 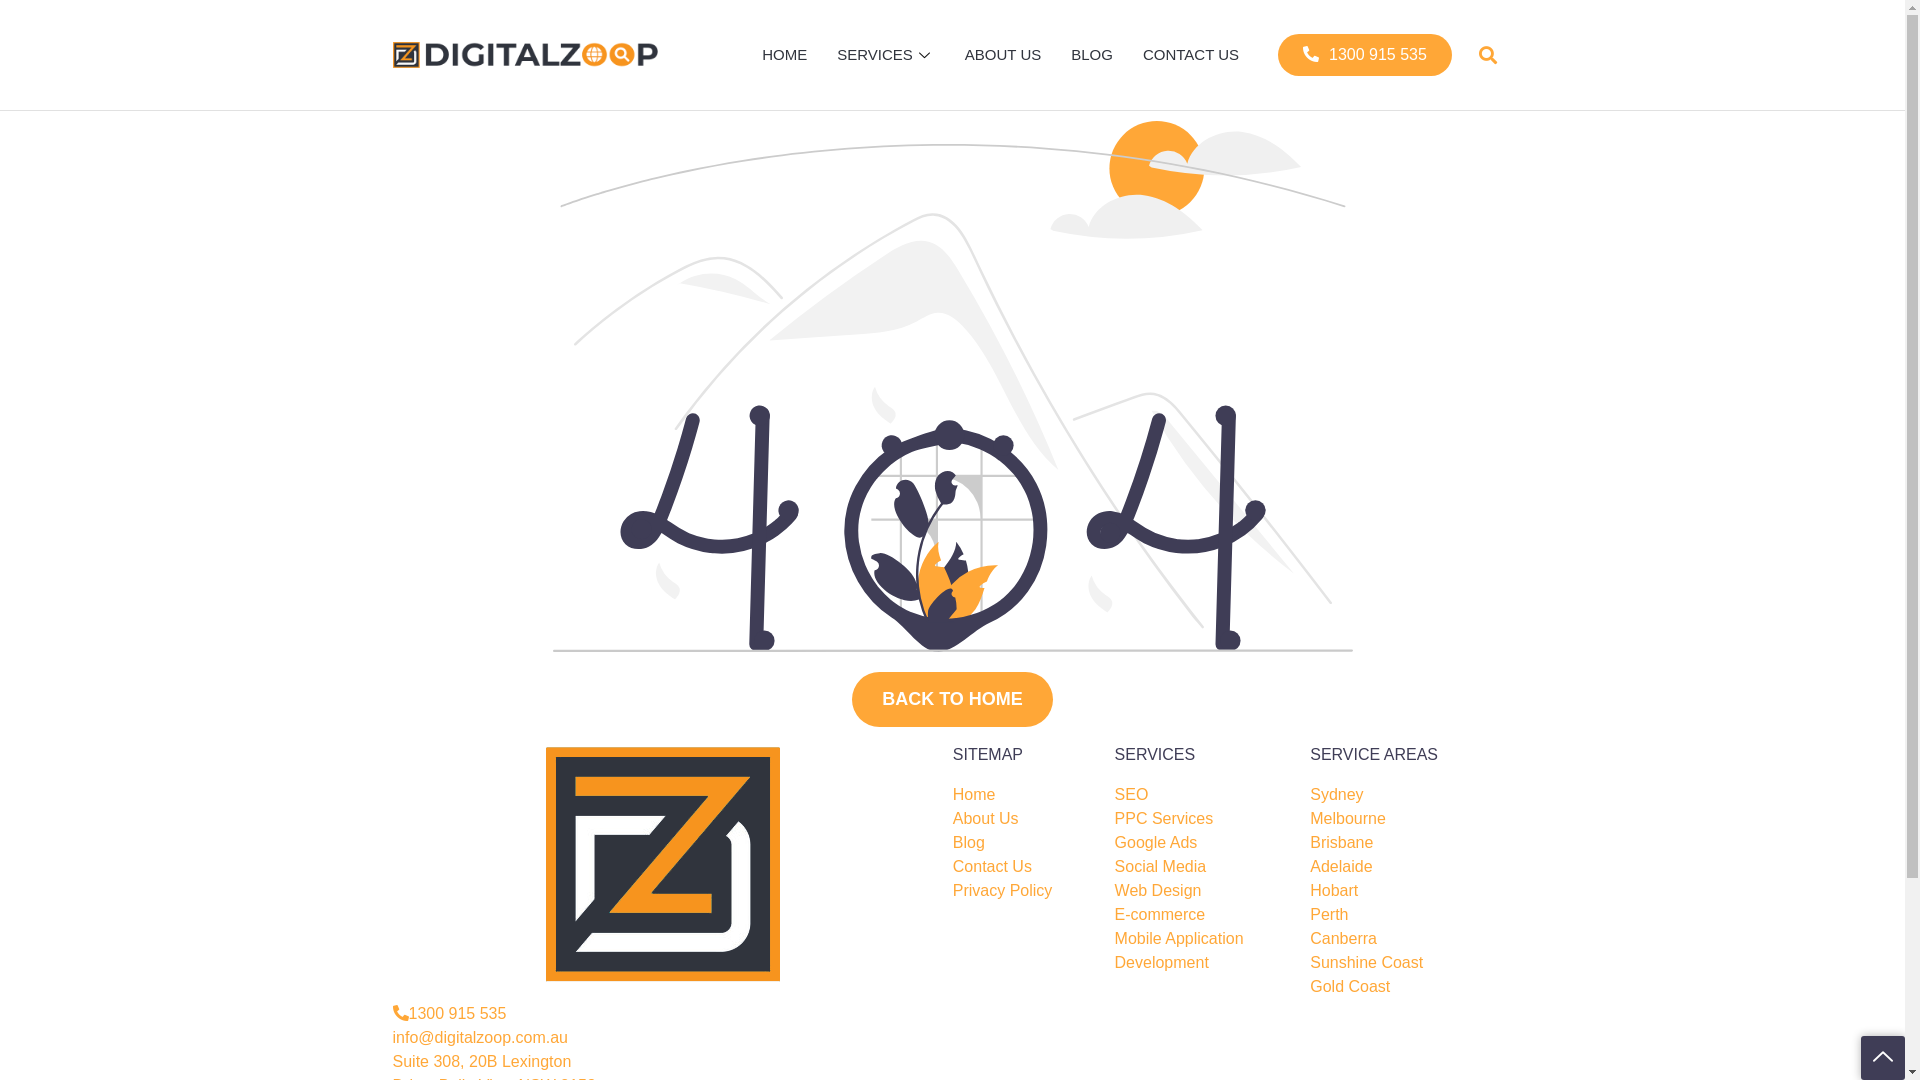 I want to click on 'Hobart', so click(x=1334, y=890).